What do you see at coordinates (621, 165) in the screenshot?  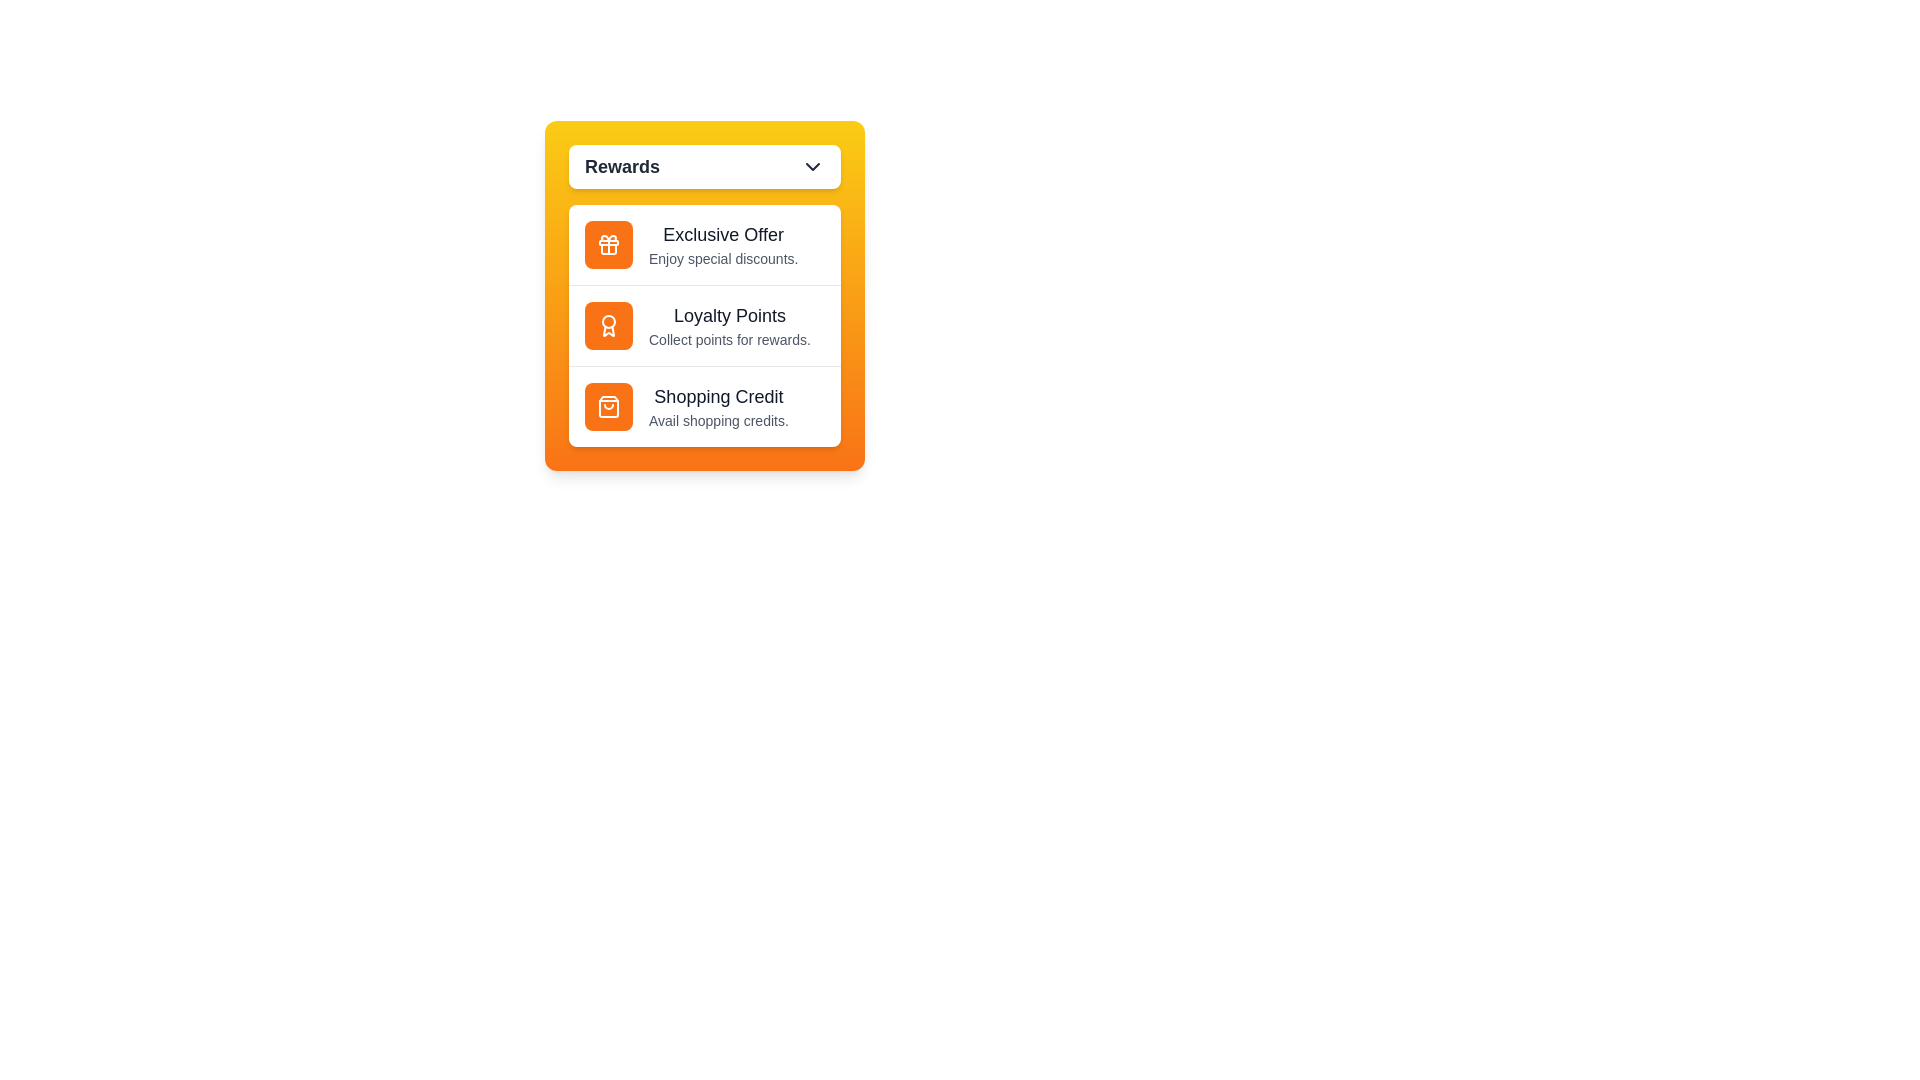 I see `the 'Rewards' text label, which is displayed in bold black font on a bright yellow background within a dropdown menu` at bounding box center [621, 165].